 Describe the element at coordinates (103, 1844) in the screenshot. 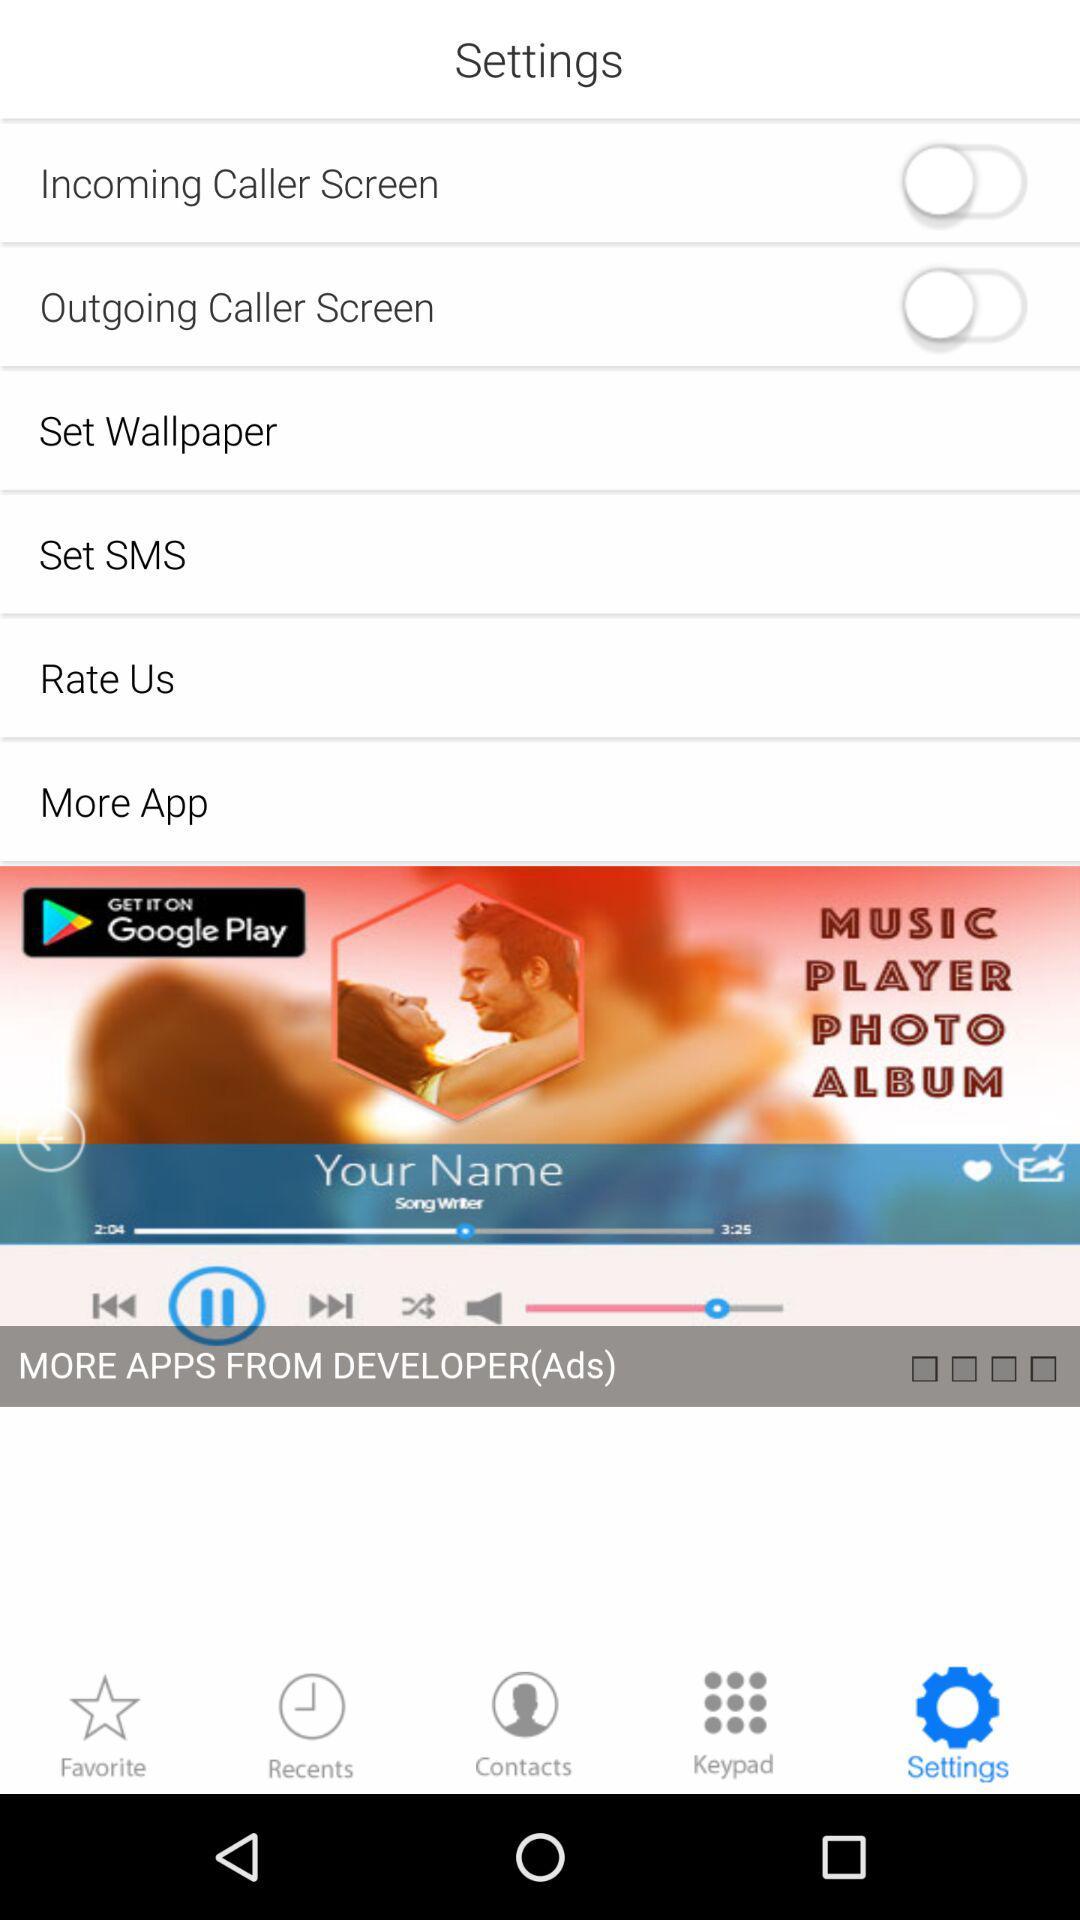

I see `the star icon` at that location.